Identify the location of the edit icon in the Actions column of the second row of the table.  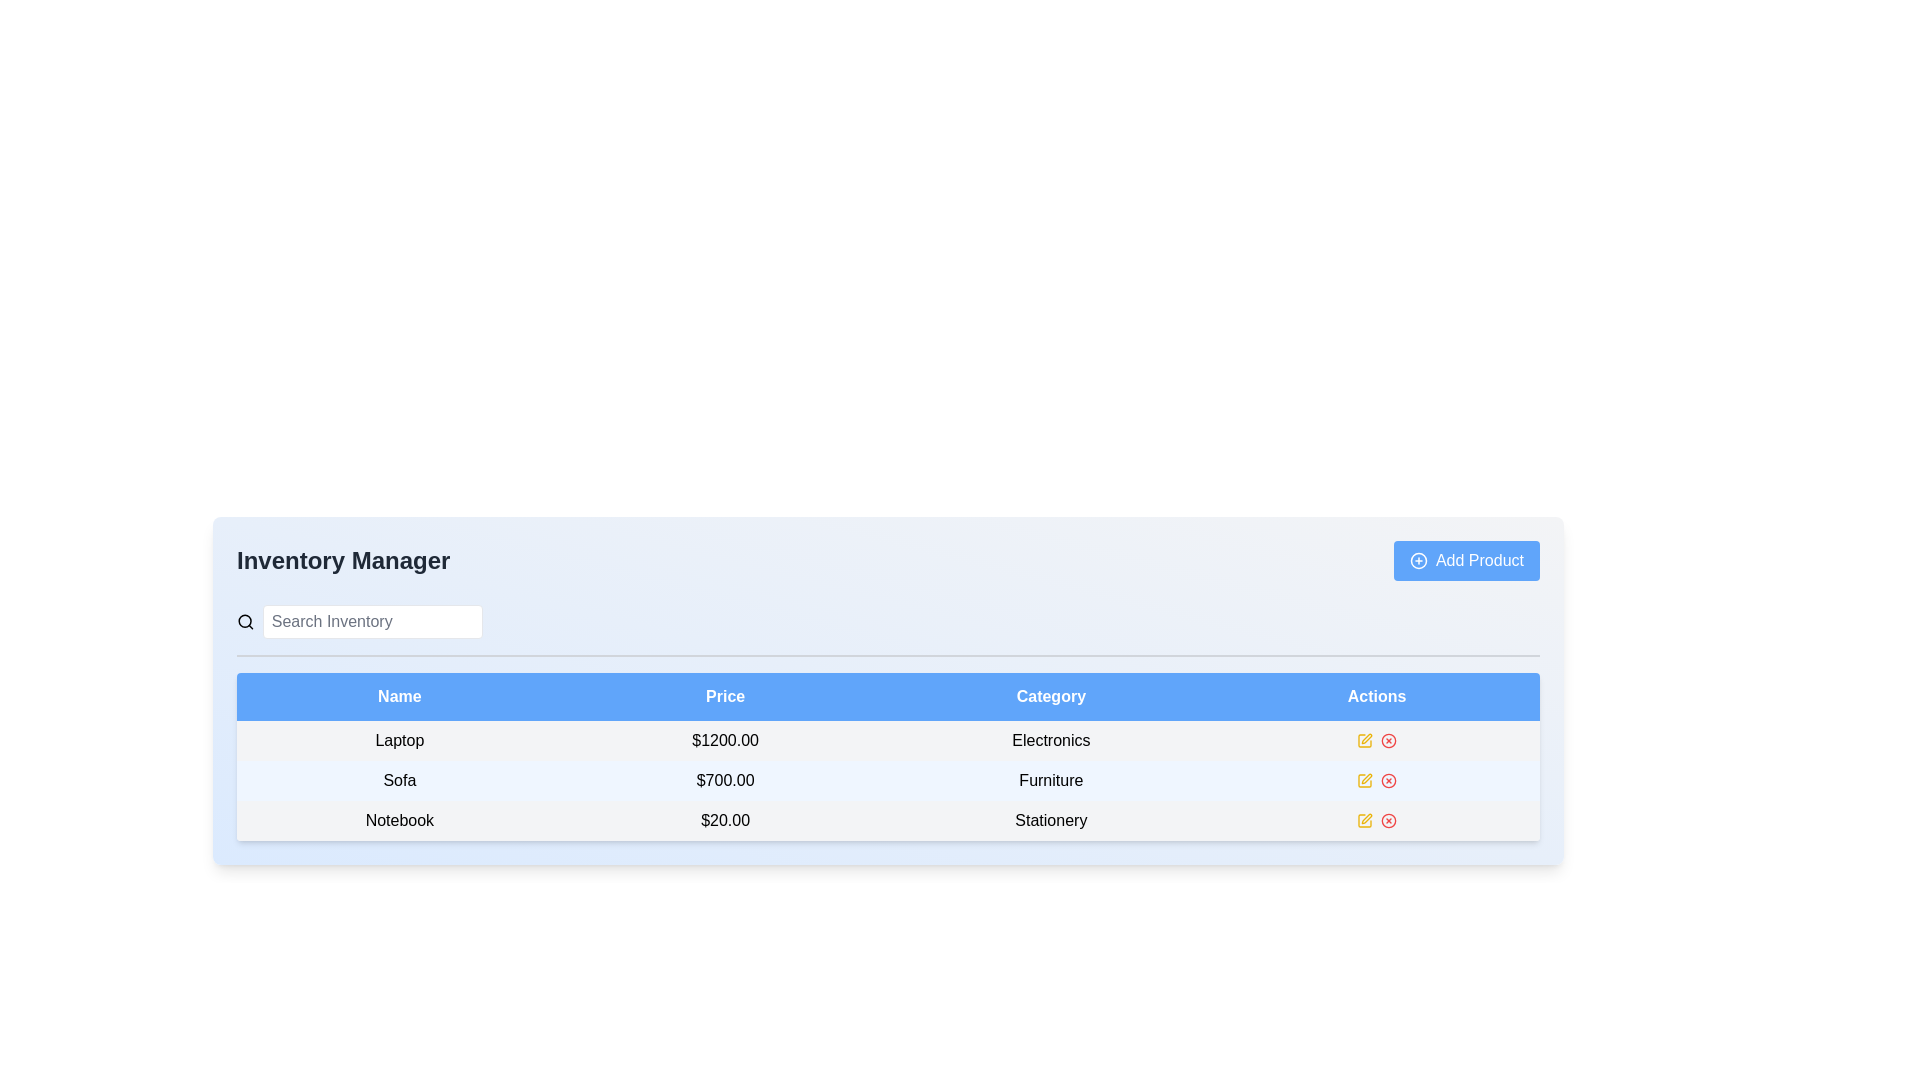
(1364, 779).